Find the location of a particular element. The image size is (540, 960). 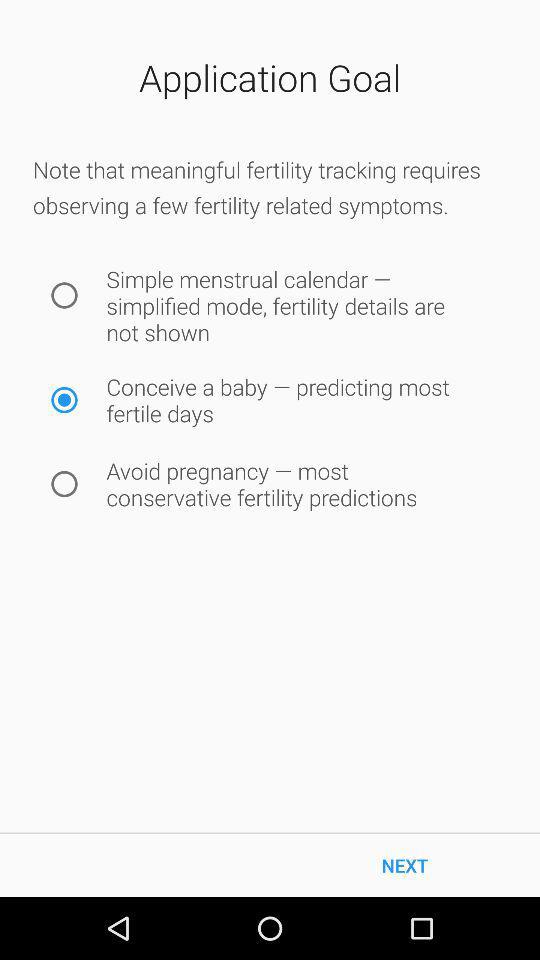

the item at the bottom right corner is located at coordinates (405, 864).